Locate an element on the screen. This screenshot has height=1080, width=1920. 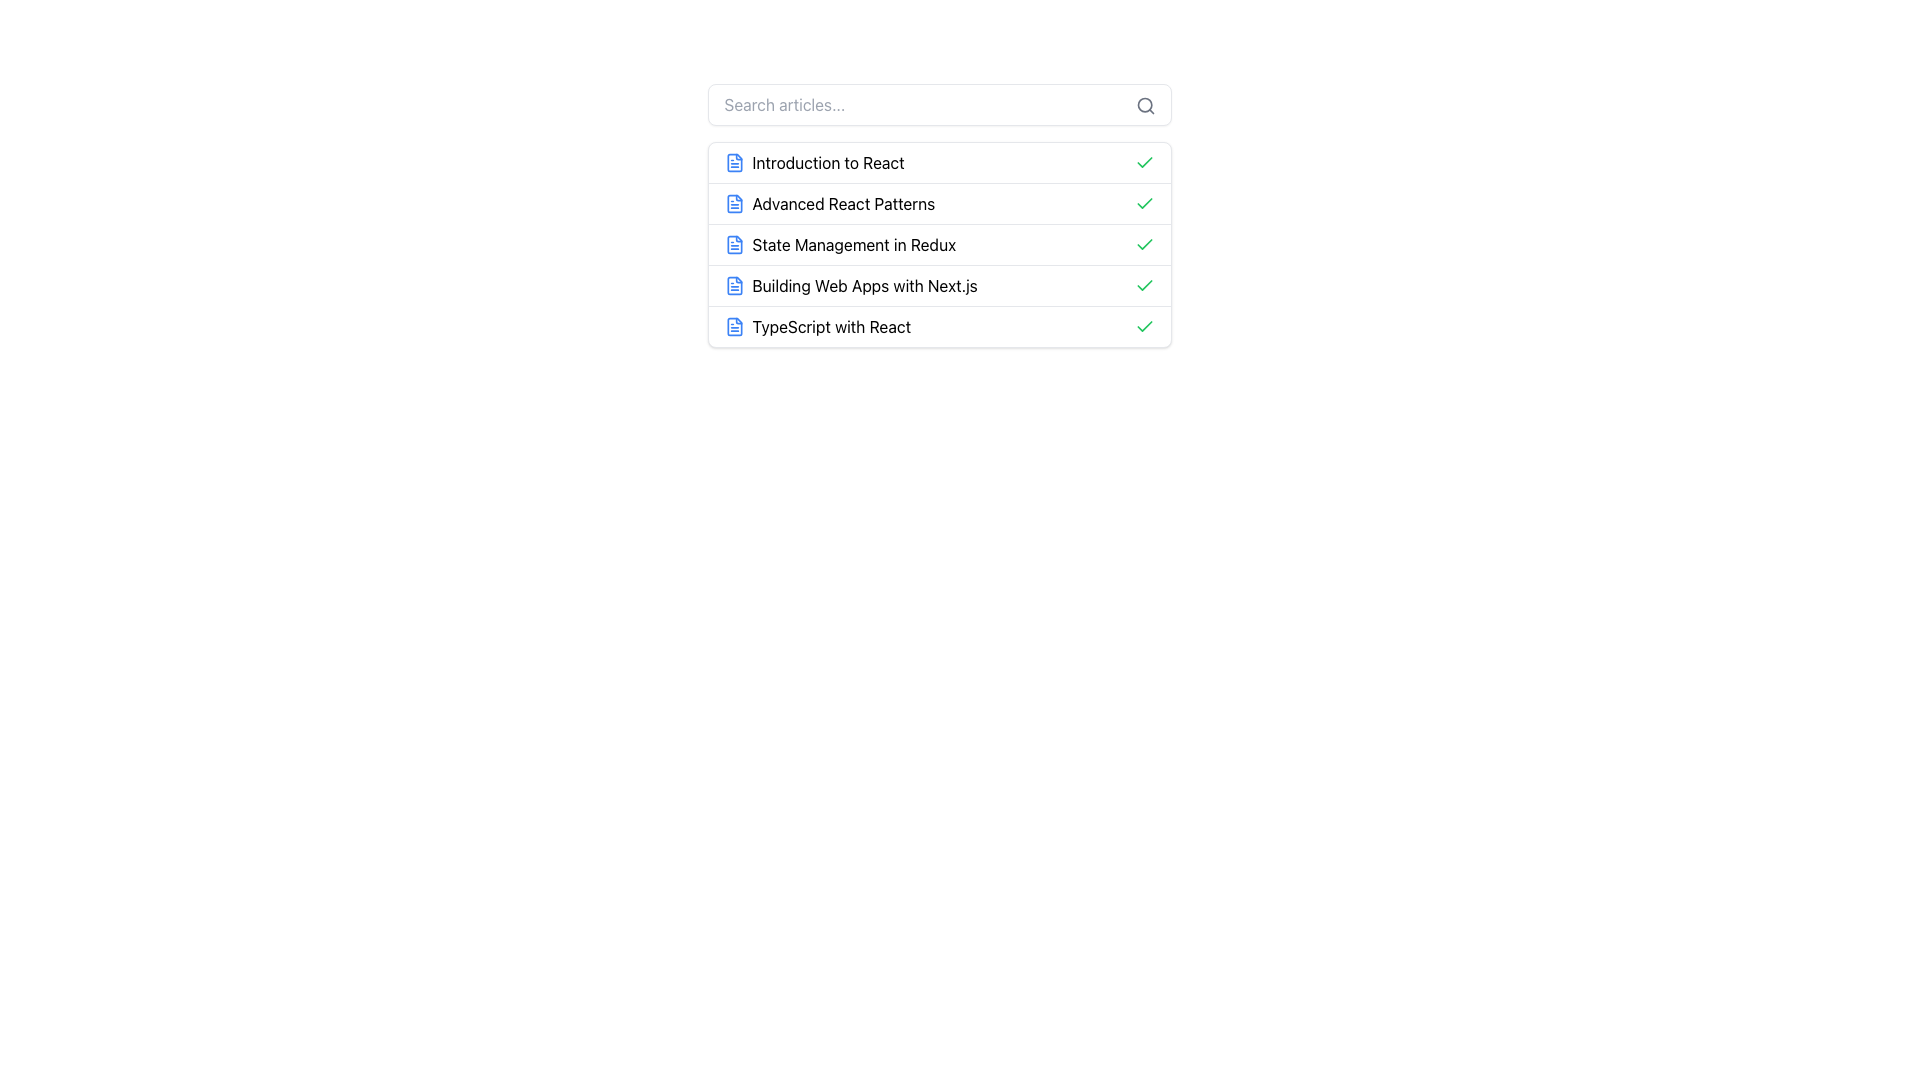
the green checkmark icon indicating completion for 'Introduction to React' is located at coordinates (1144, 161).